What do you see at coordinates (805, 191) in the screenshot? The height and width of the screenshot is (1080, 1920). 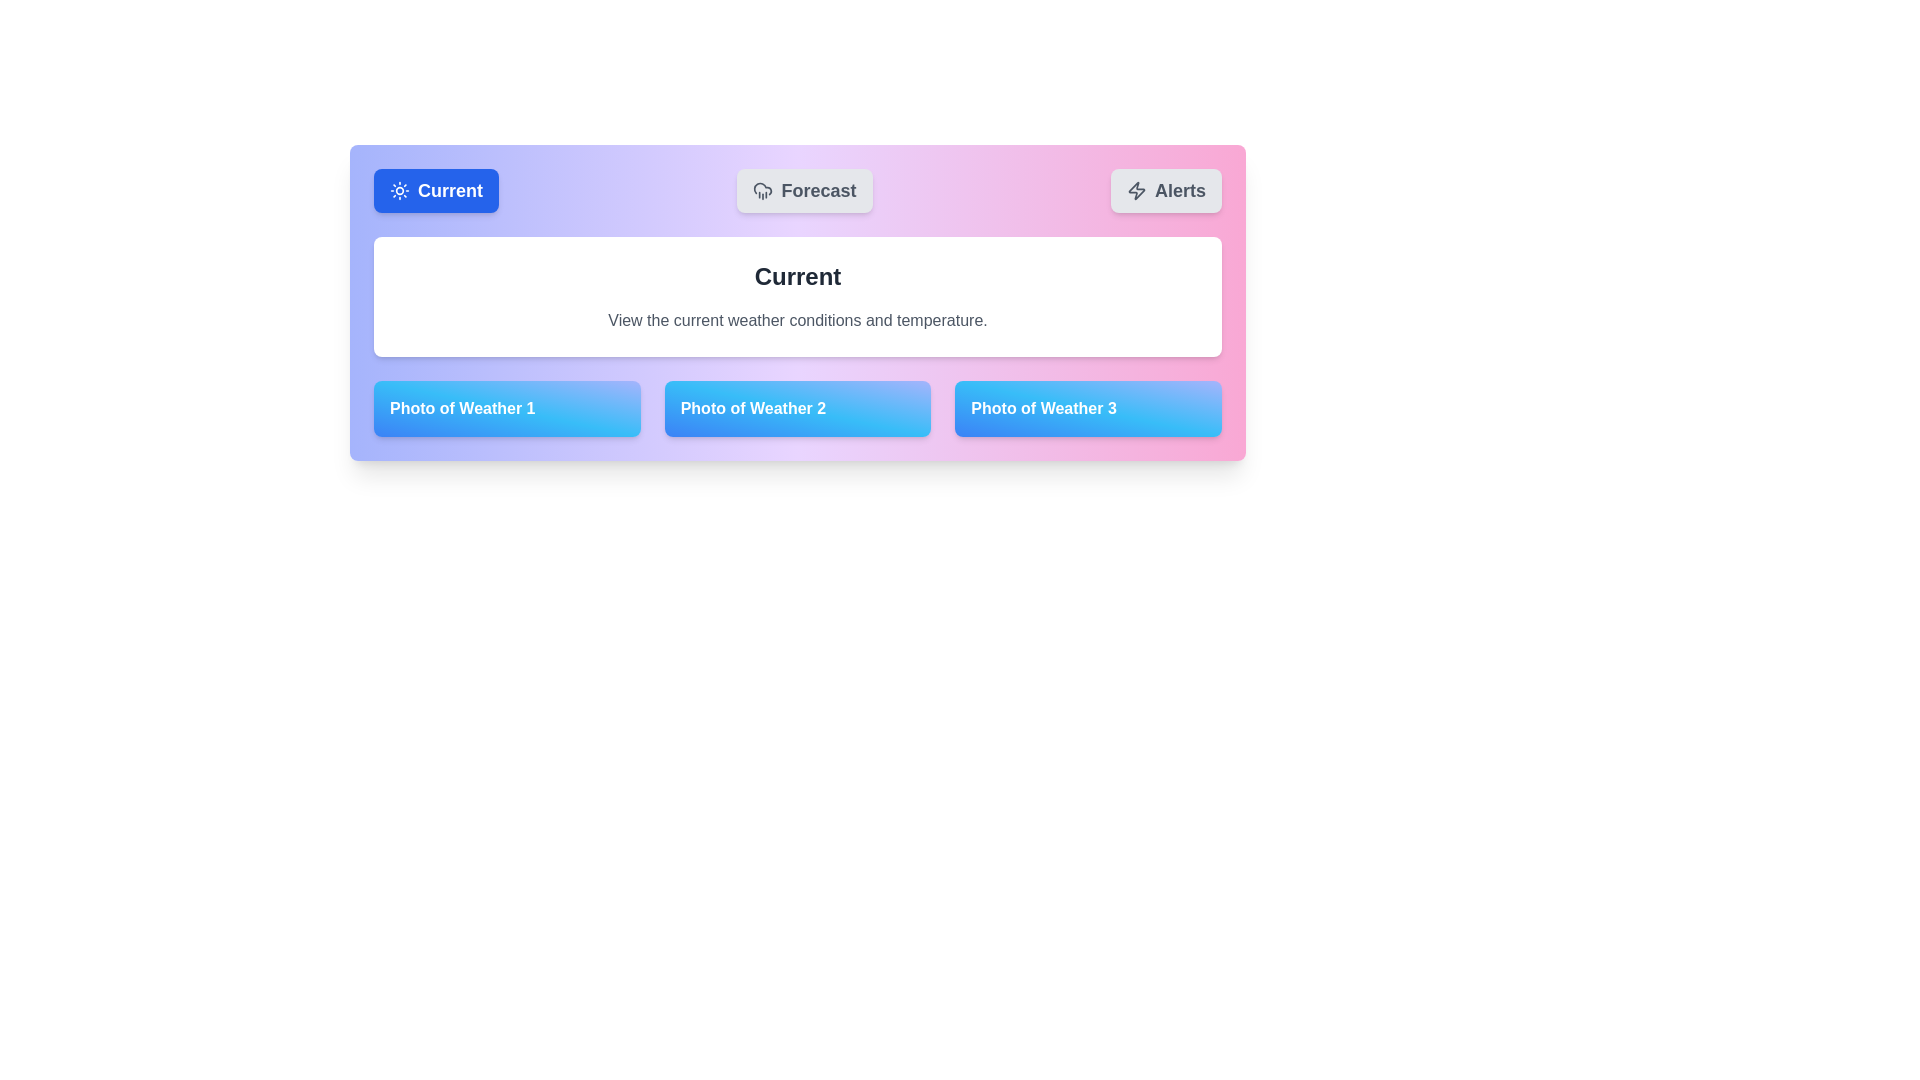 I see `the 'Forecast' button, which is the second button in a group of three` at bounding box center [805, 191].